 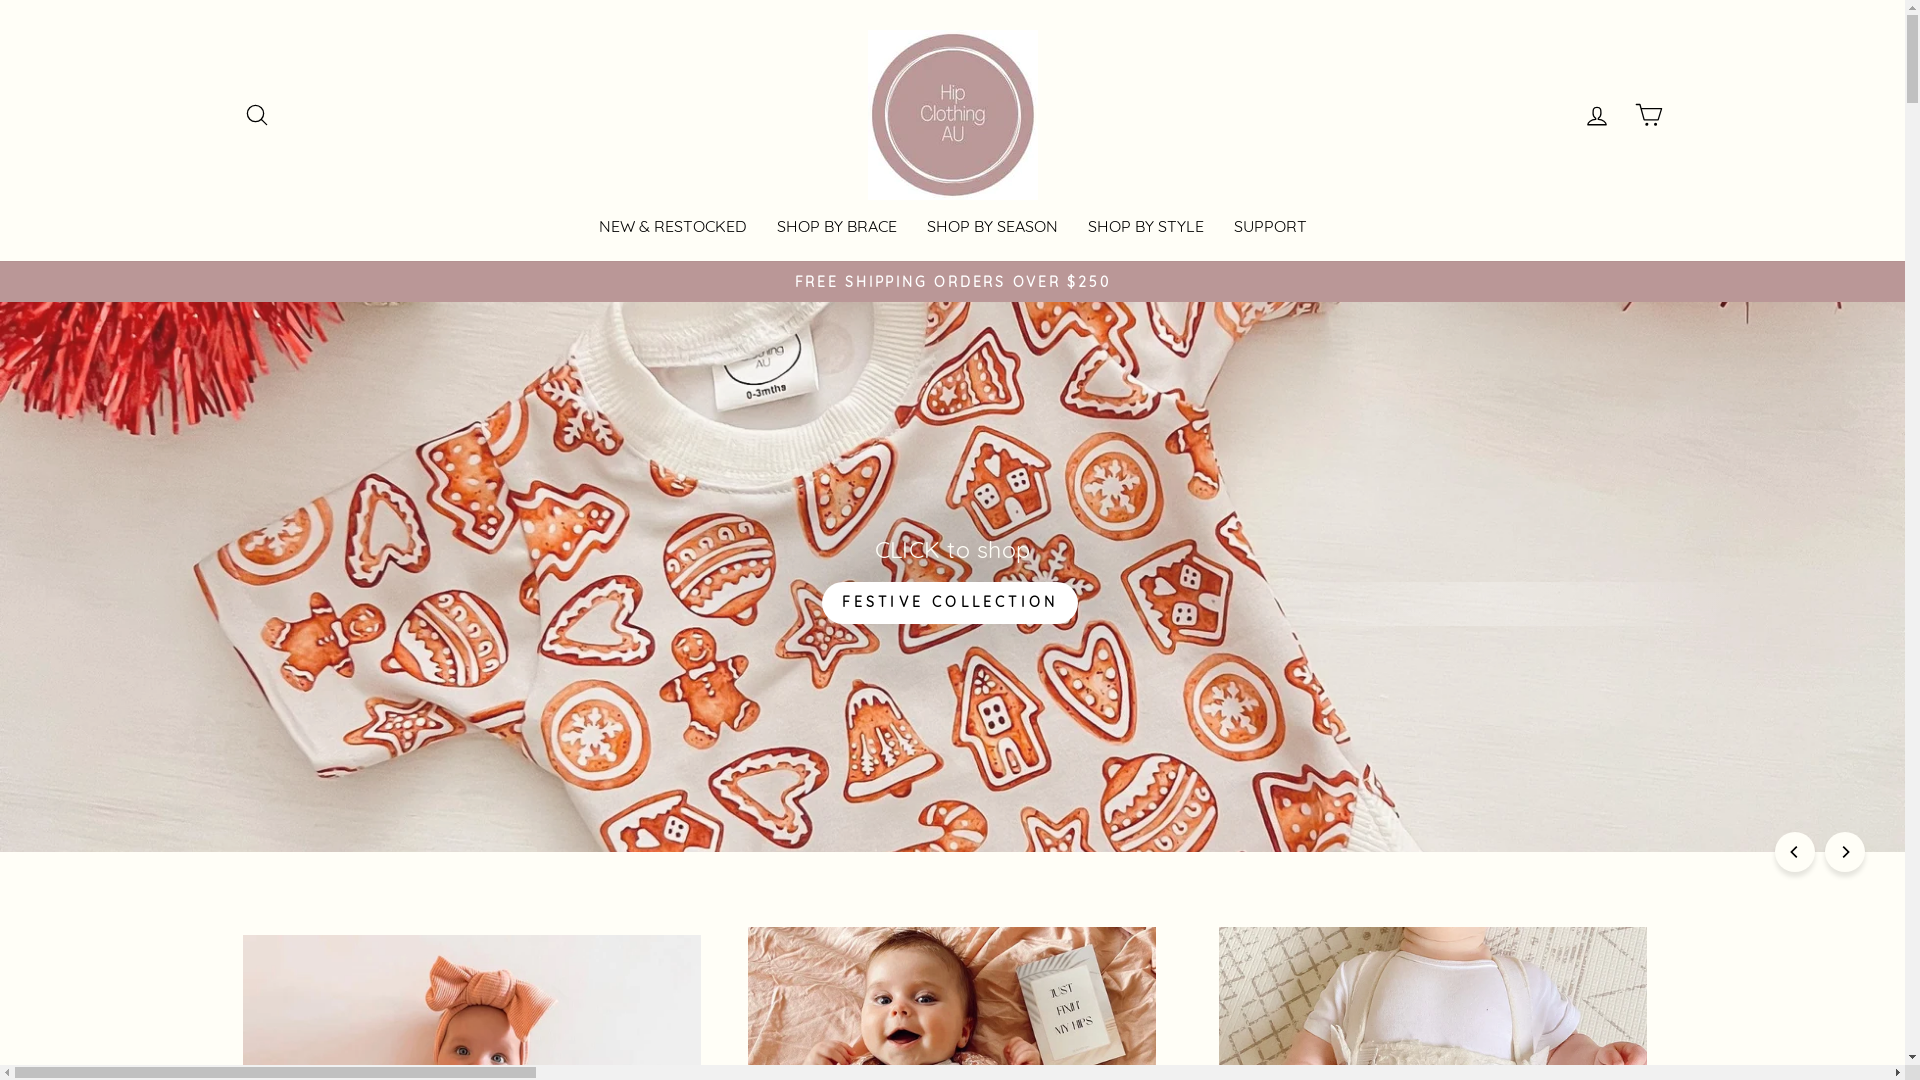 What do you see at coordinates (1217, 225) in the screenshot?
I see `'SUPPORT'` at bounding box center [1217, 225].